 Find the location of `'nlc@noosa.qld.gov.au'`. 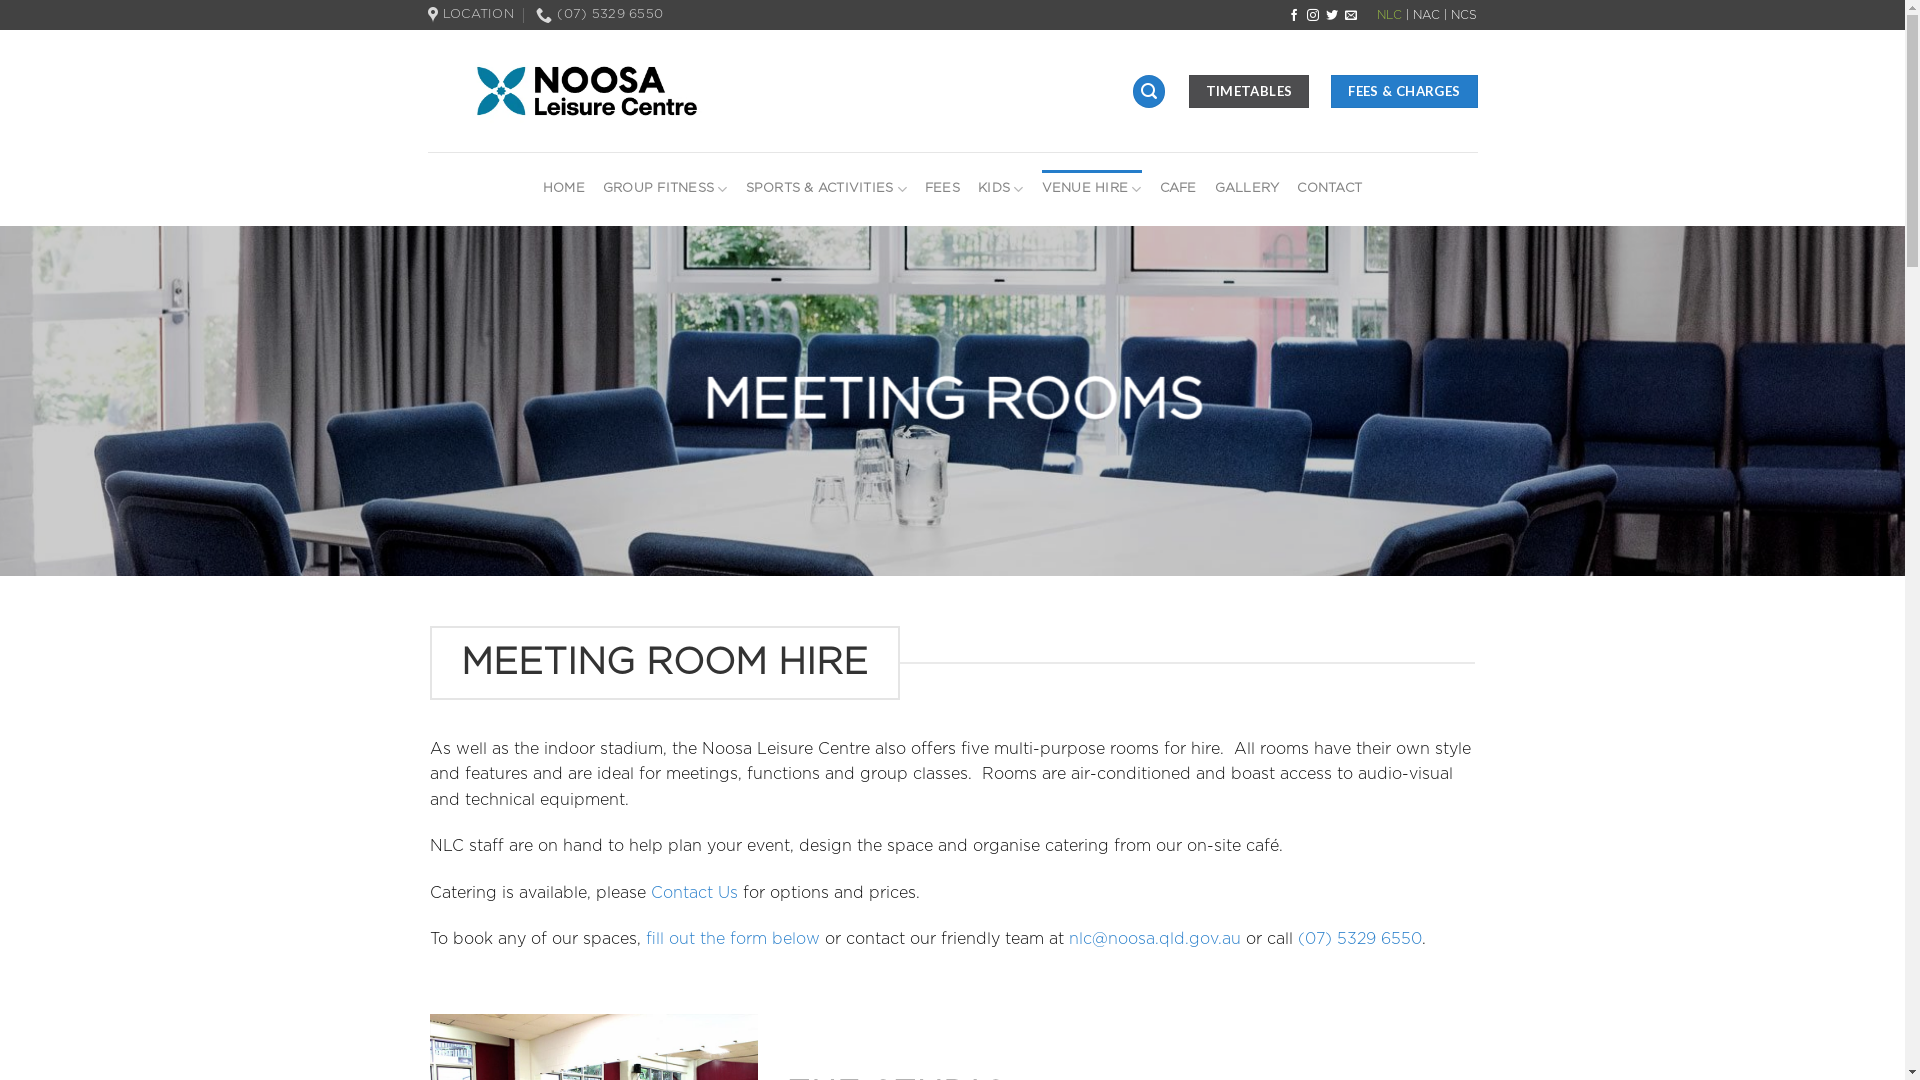

'nlc@noosa.qld.gov.au' is located at coordinates (1155, 938).